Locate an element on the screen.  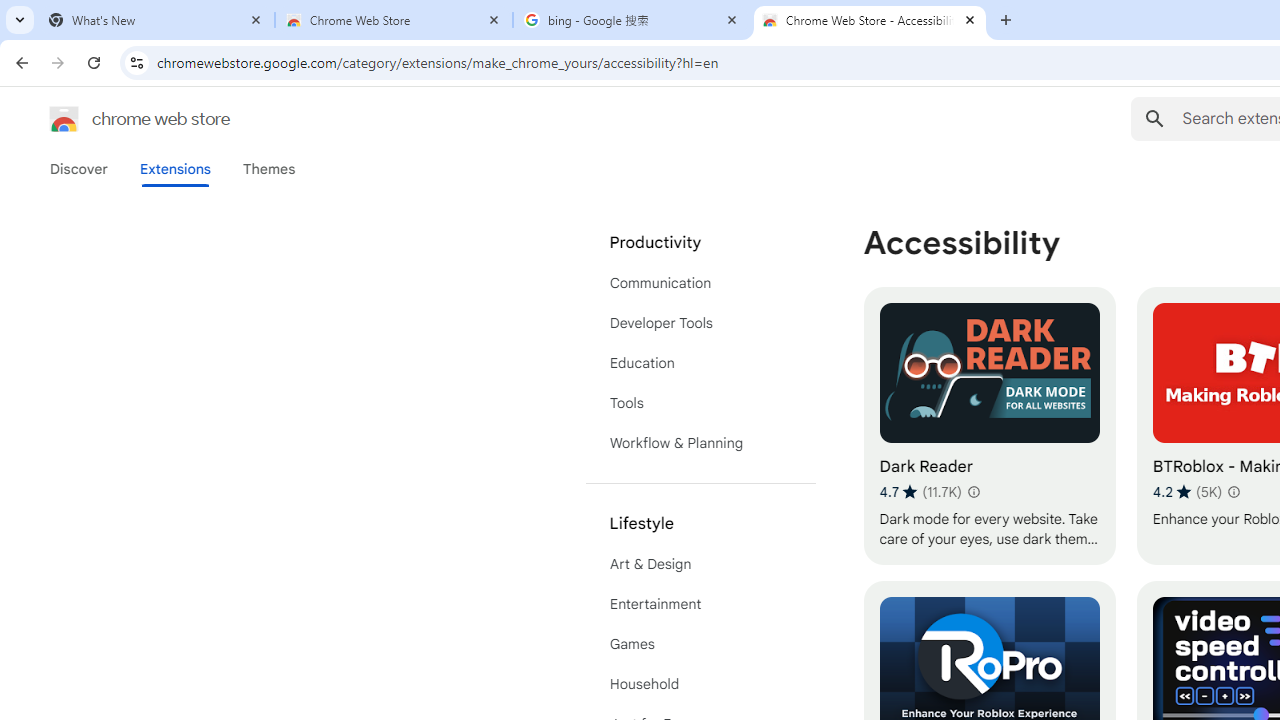
'Learn more about results and reviews "Dark Reader"' is located at coordinates (972, 492).